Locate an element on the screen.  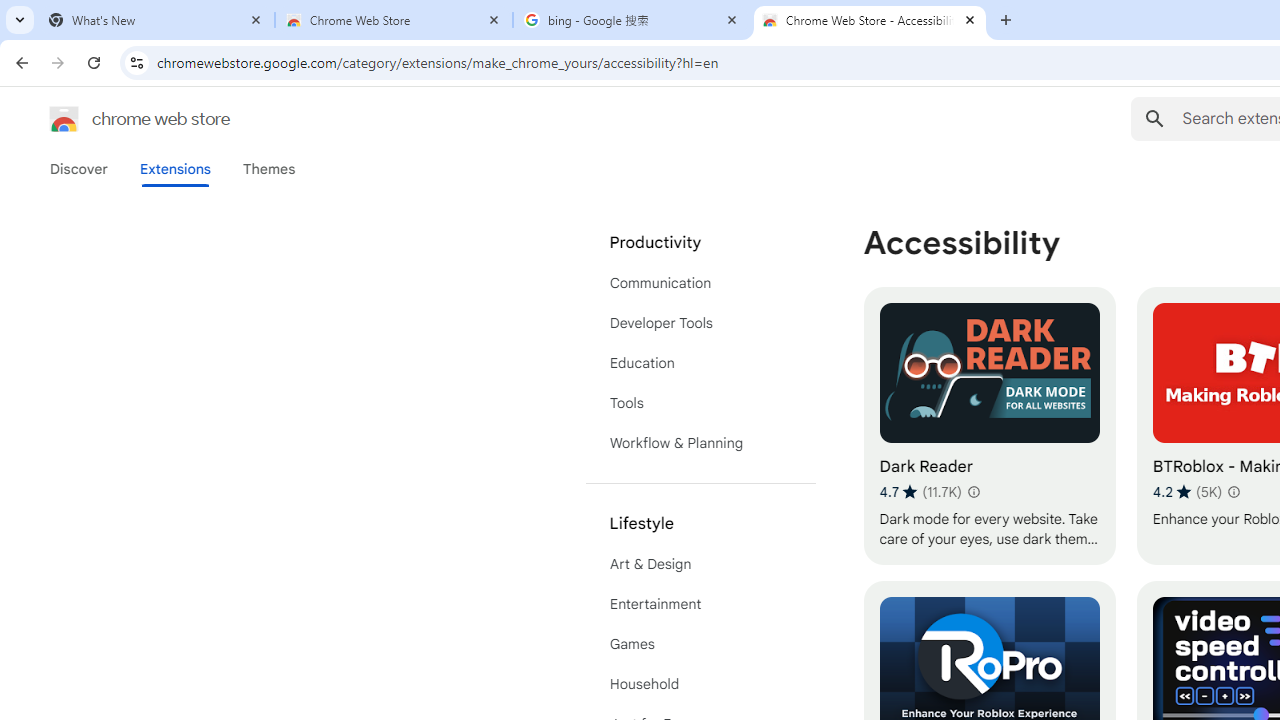
'Learn more about results and reviews "Dark Reader"' is located at coordinates (972, 492).